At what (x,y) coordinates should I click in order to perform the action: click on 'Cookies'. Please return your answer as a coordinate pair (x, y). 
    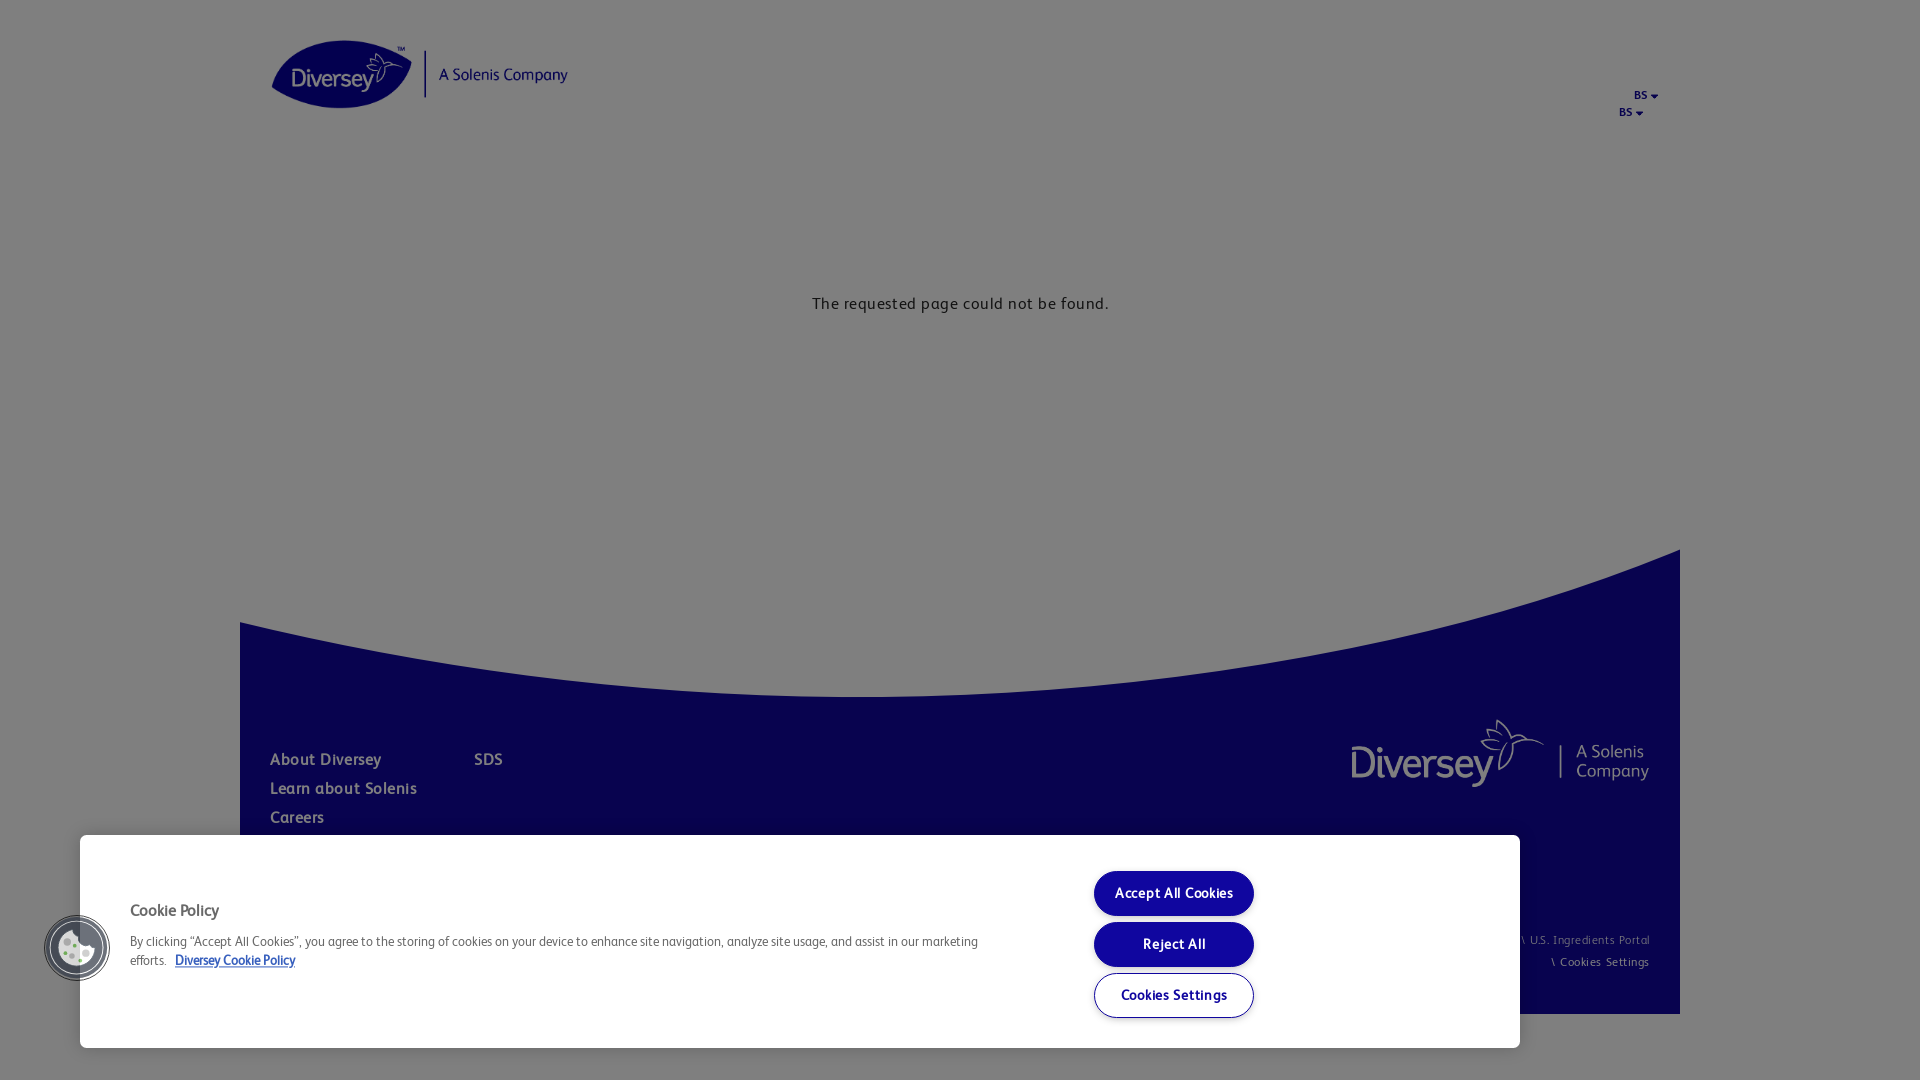
    Looking at the image, I should click on (1487, 940).